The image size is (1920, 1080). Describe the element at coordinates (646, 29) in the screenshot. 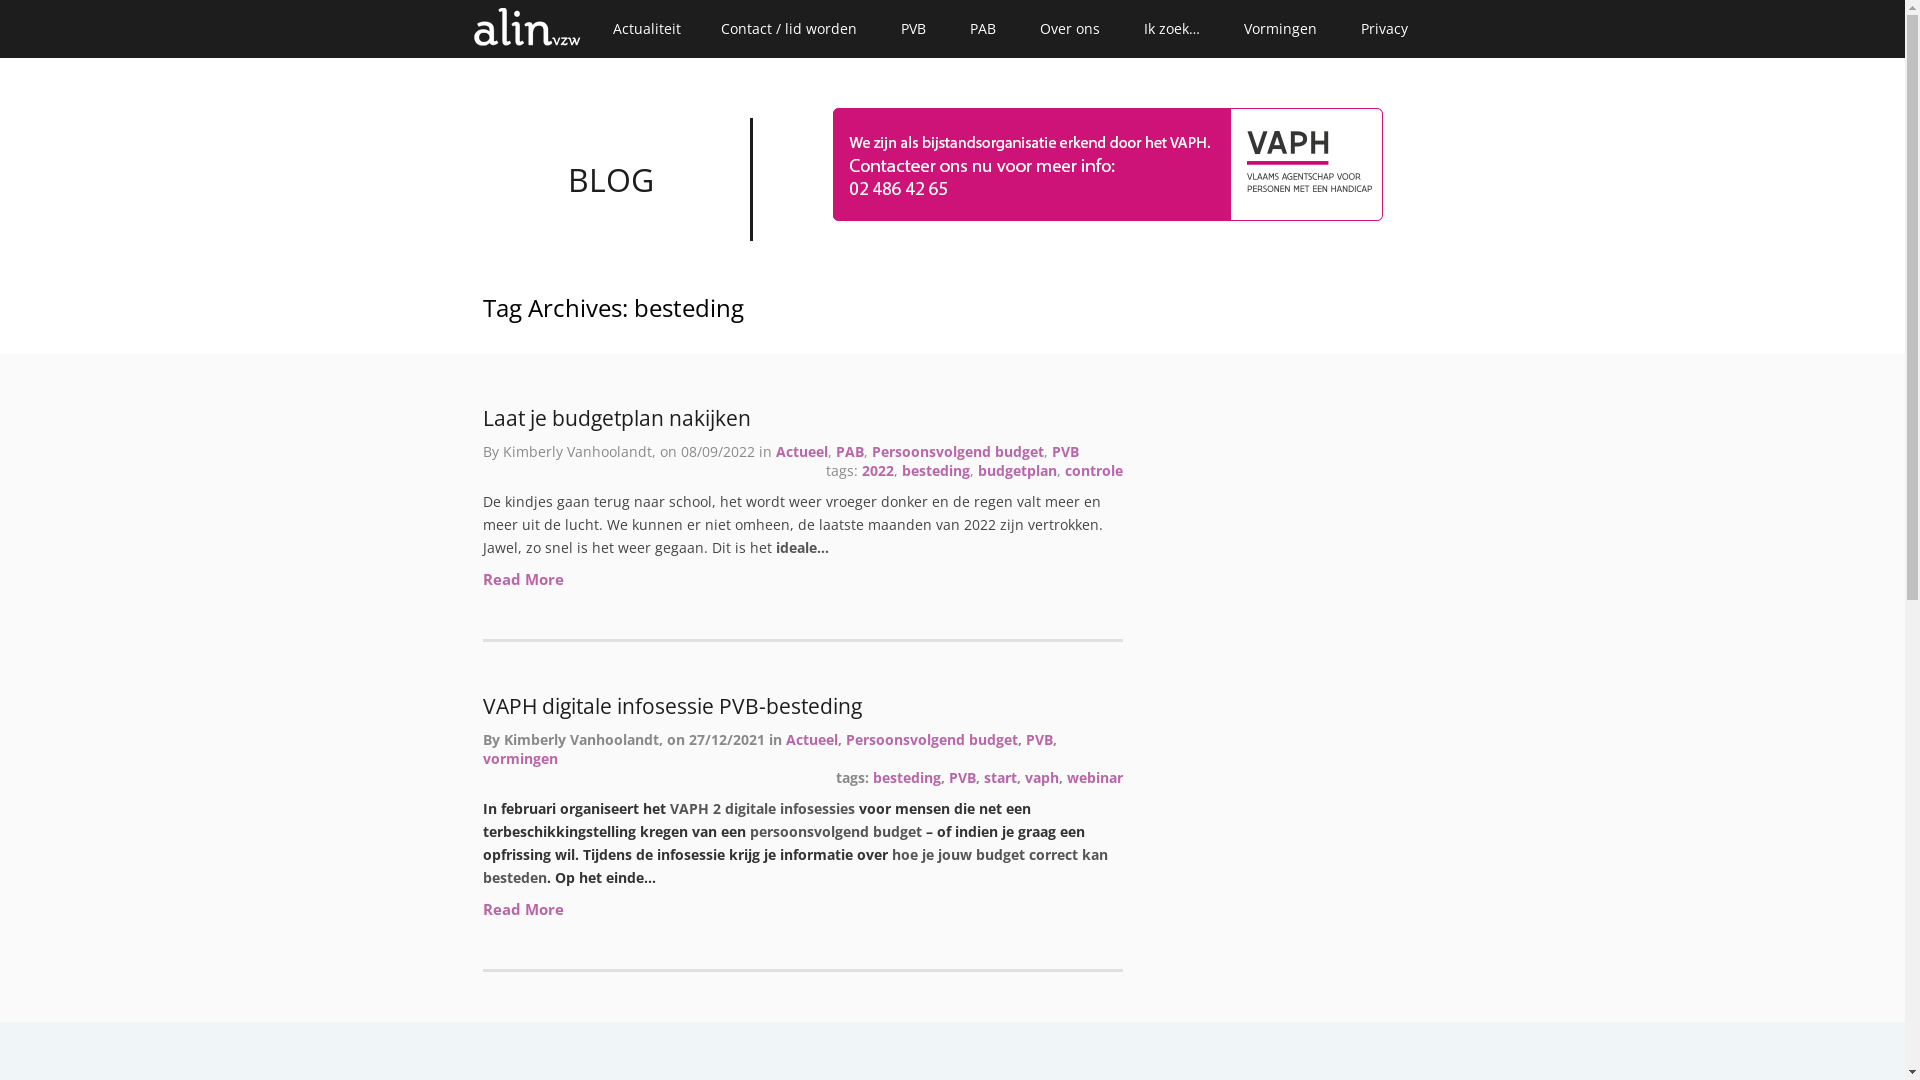

I see `'Actualiteit'` at that location.